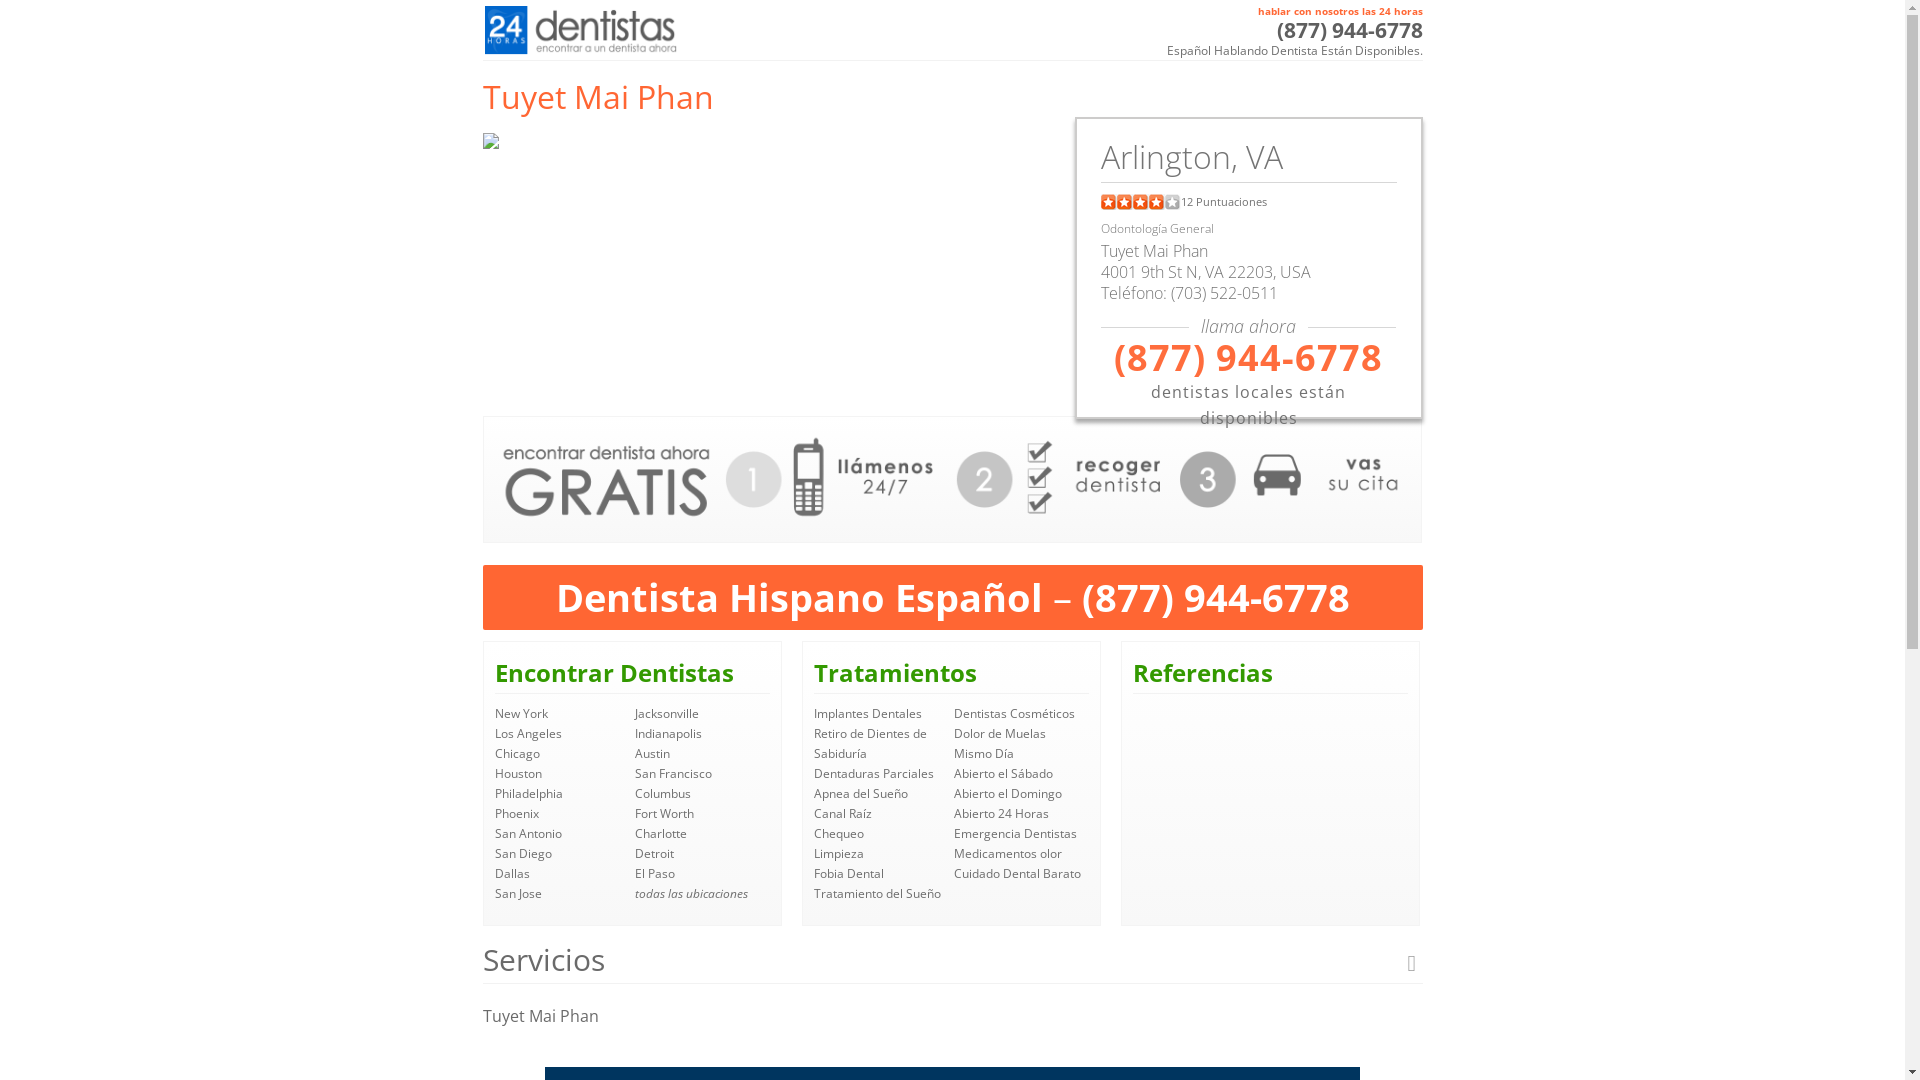 The width and height of the screenshot is (1920, 1080). I want to click on 'Limpieza', so click(814, 853).